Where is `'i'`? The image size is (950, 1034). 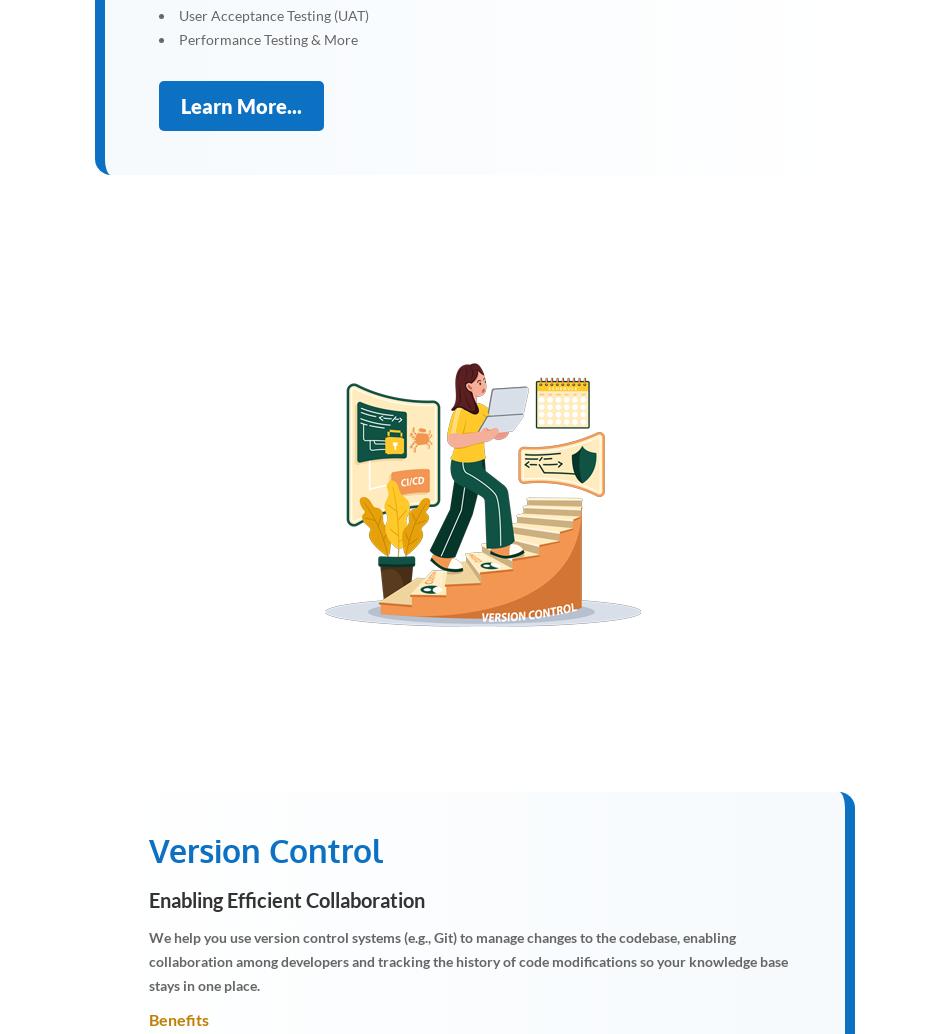
'i' is located at coordinates (501, 489).